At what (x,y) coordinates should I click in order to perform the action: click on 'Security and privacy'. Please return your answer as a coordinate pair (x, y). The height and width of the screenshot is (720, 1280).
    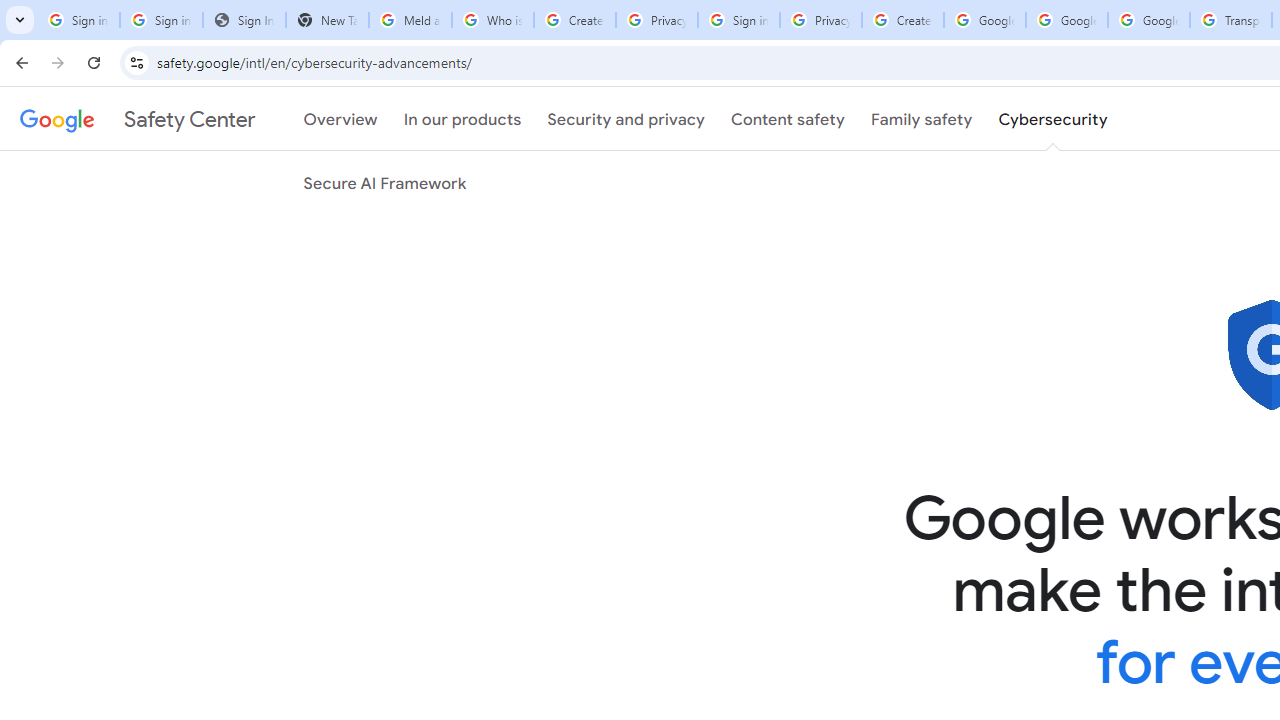
    Looking at the image, I should click on (625, 119).